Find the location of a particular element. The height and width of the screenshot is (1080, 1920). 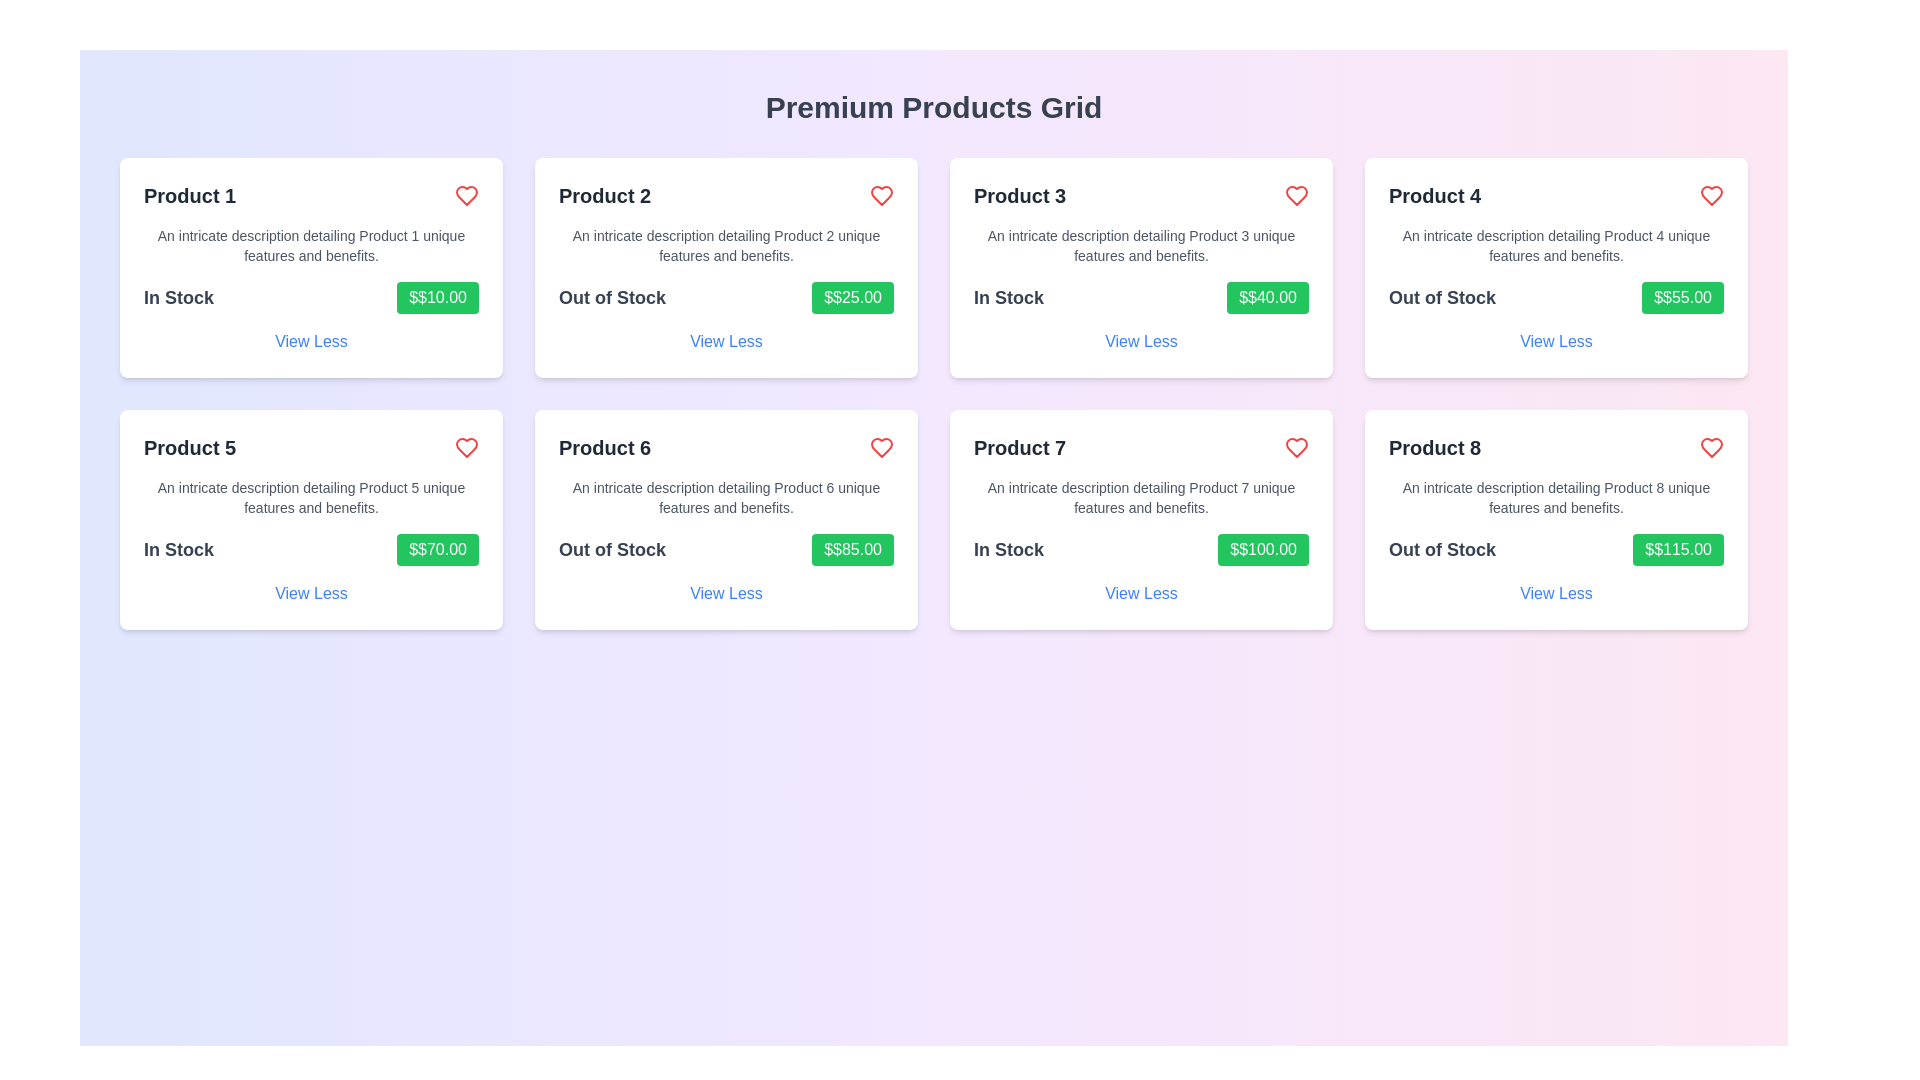

the hyperlink at the bottom of the product information card for 'Product 2' is located at coordinates (725, 341).